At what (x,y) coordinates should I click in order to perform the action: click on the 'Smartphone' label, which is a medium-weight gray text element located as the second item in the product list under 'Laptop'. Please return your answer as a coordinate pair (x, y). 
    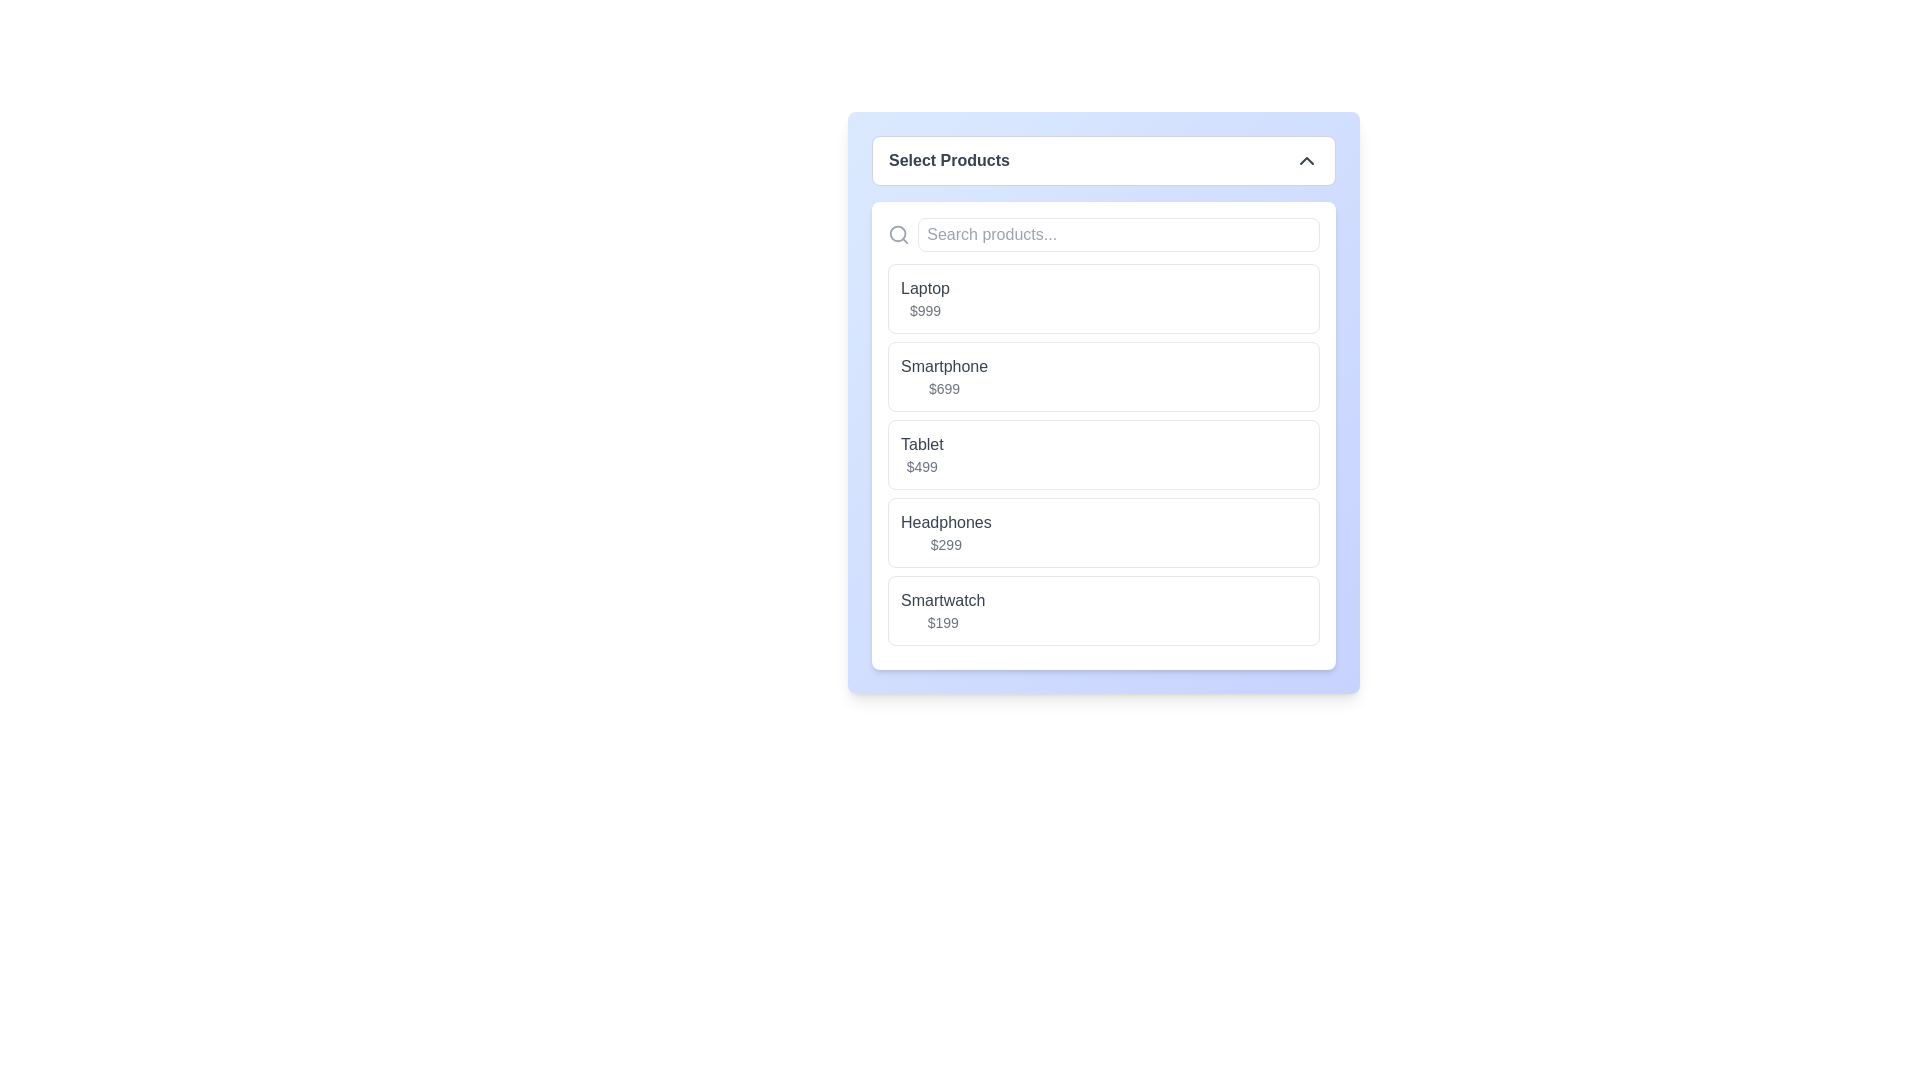
    Looking at the image, I should click on (943, 366).